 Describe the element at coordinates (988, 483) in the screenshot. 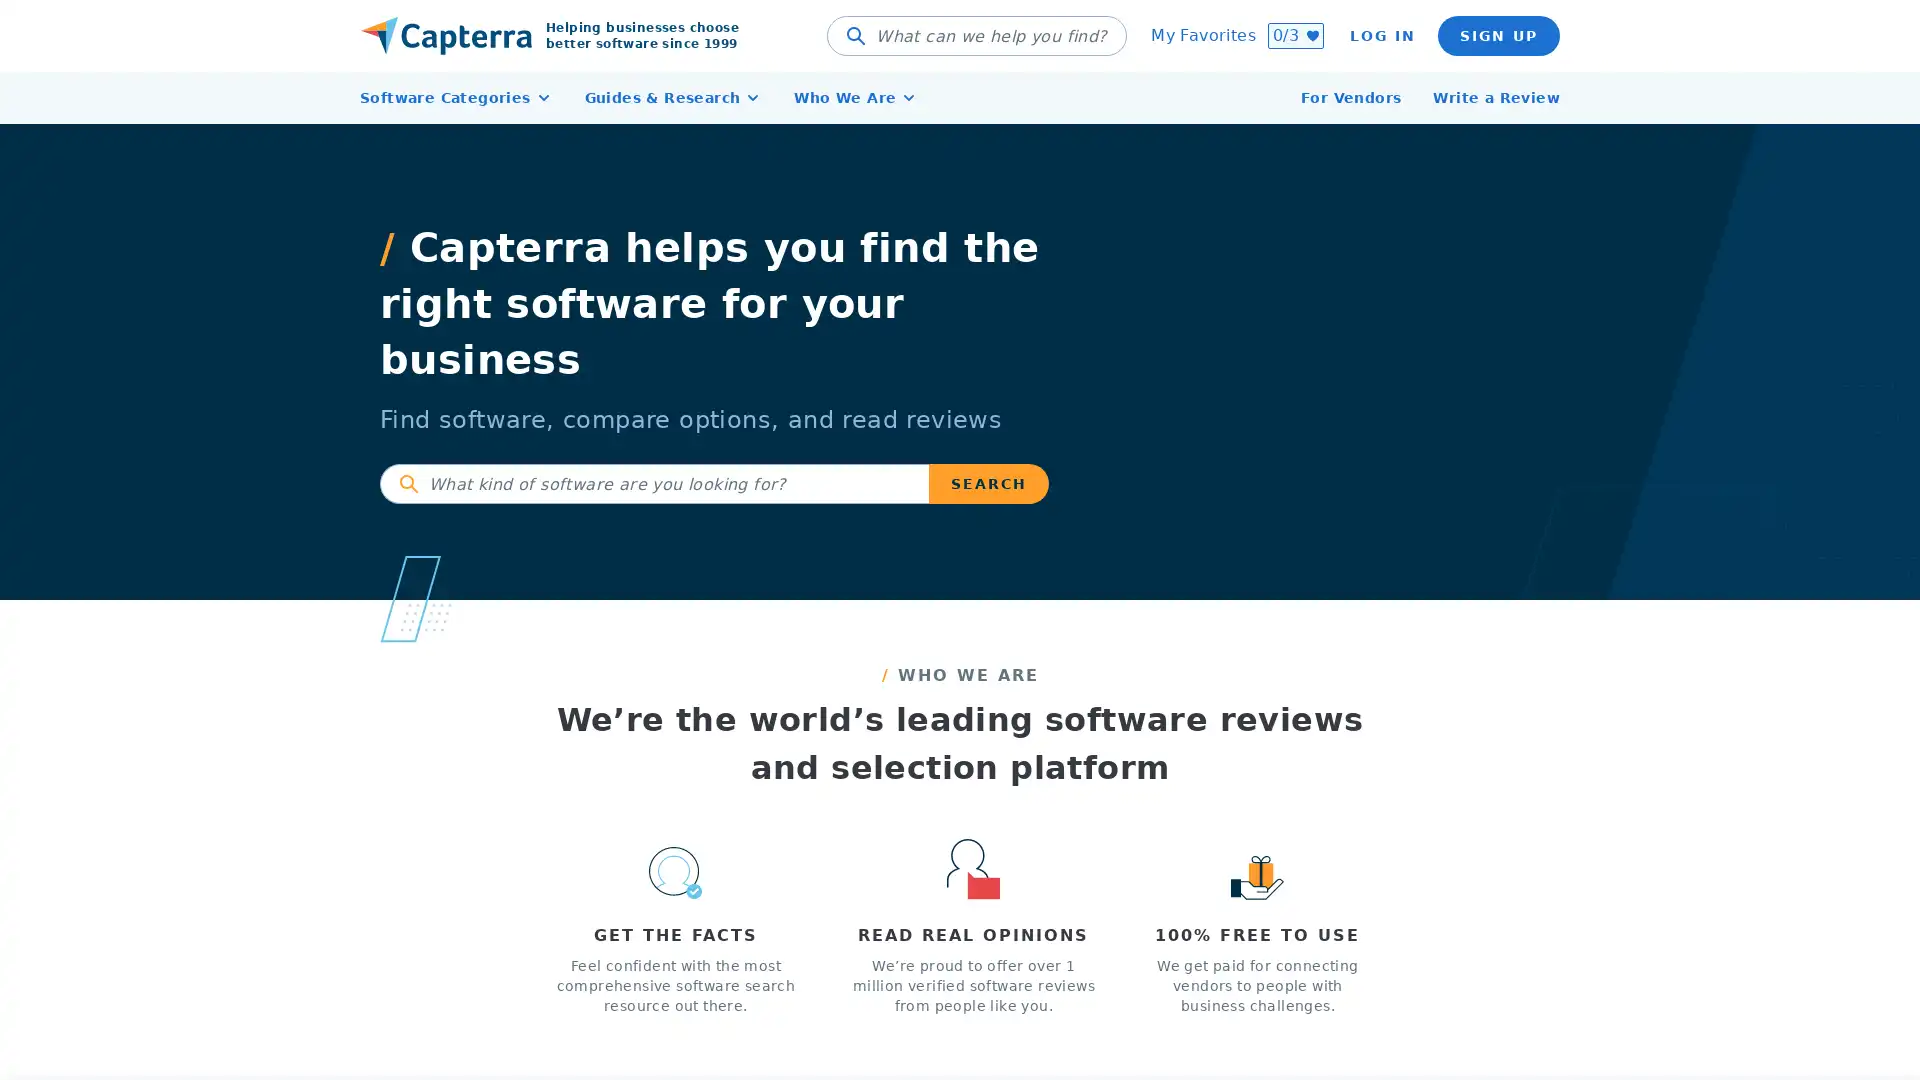

I see `SEARCH` at that location.